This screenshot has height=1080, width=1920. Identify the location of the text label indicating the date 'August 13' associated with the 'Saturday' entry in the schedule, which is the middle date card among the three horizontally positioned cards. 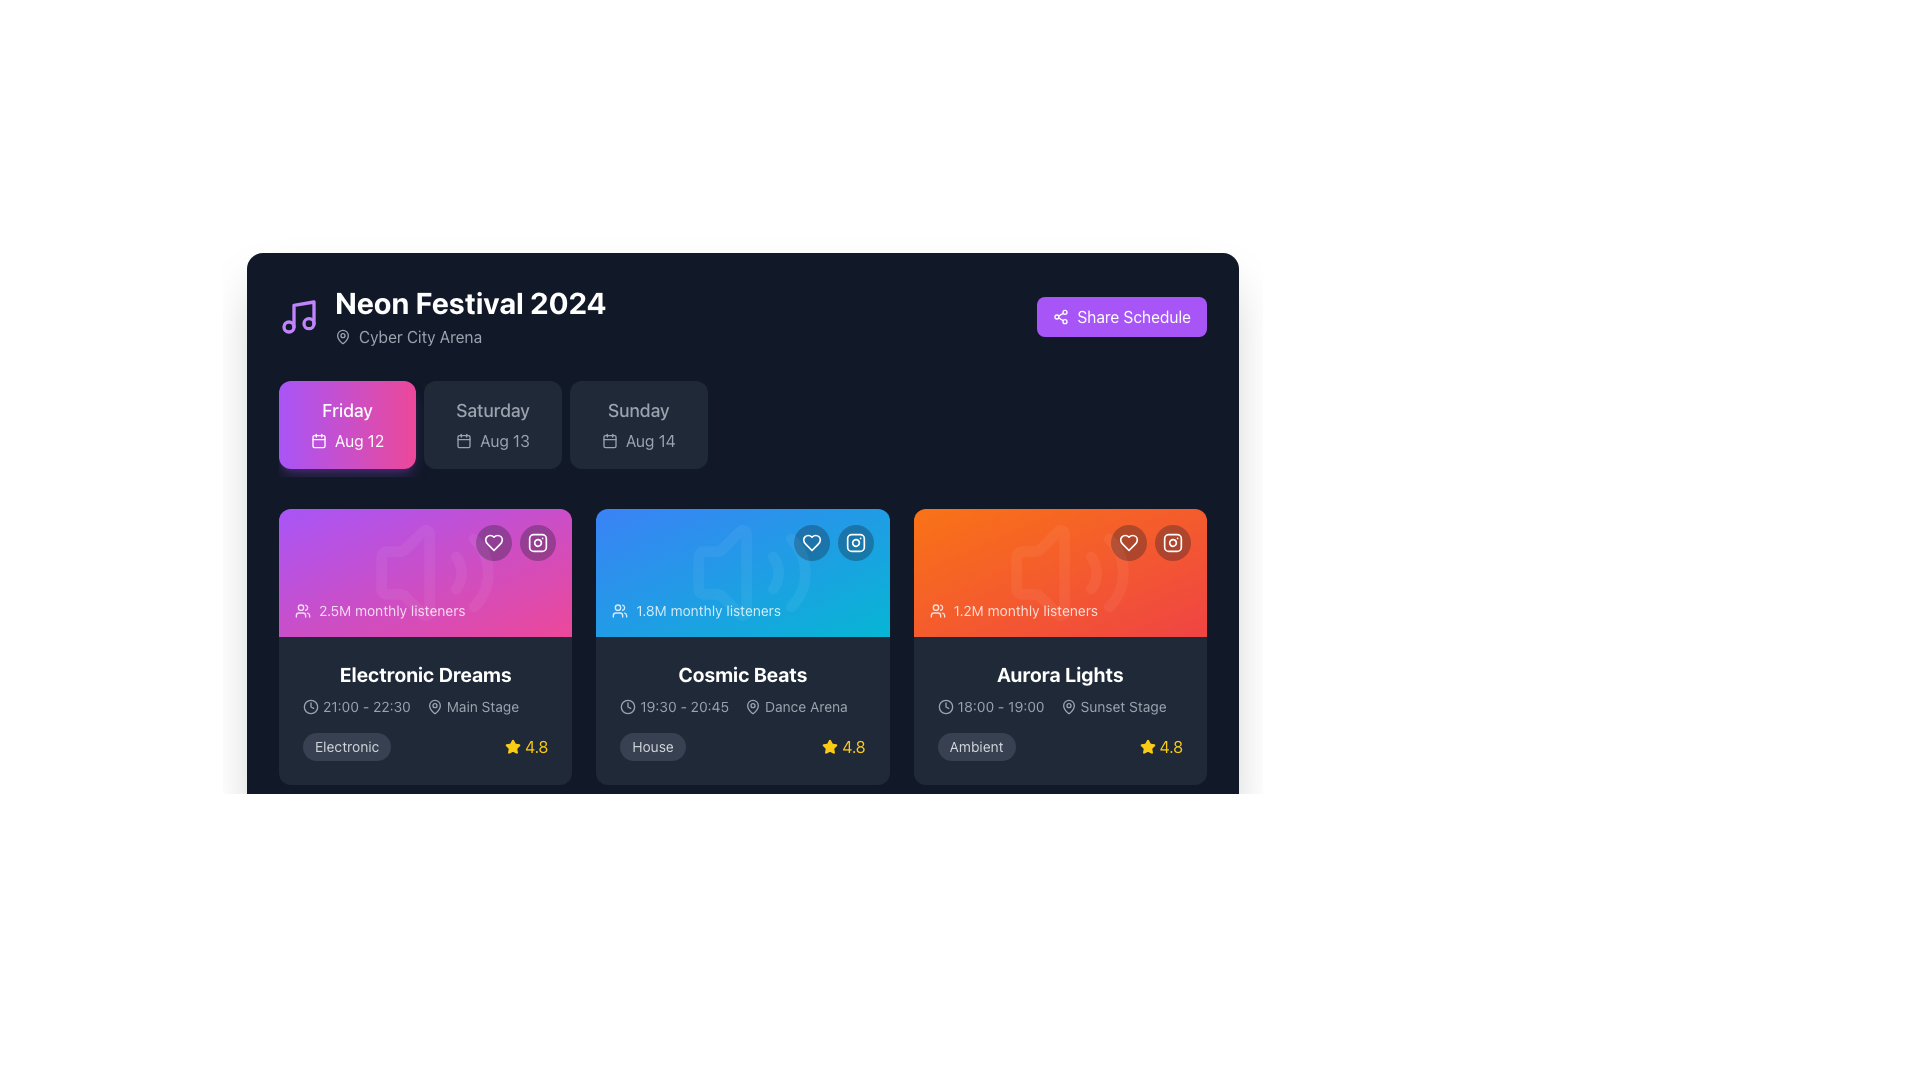
(504, 439).